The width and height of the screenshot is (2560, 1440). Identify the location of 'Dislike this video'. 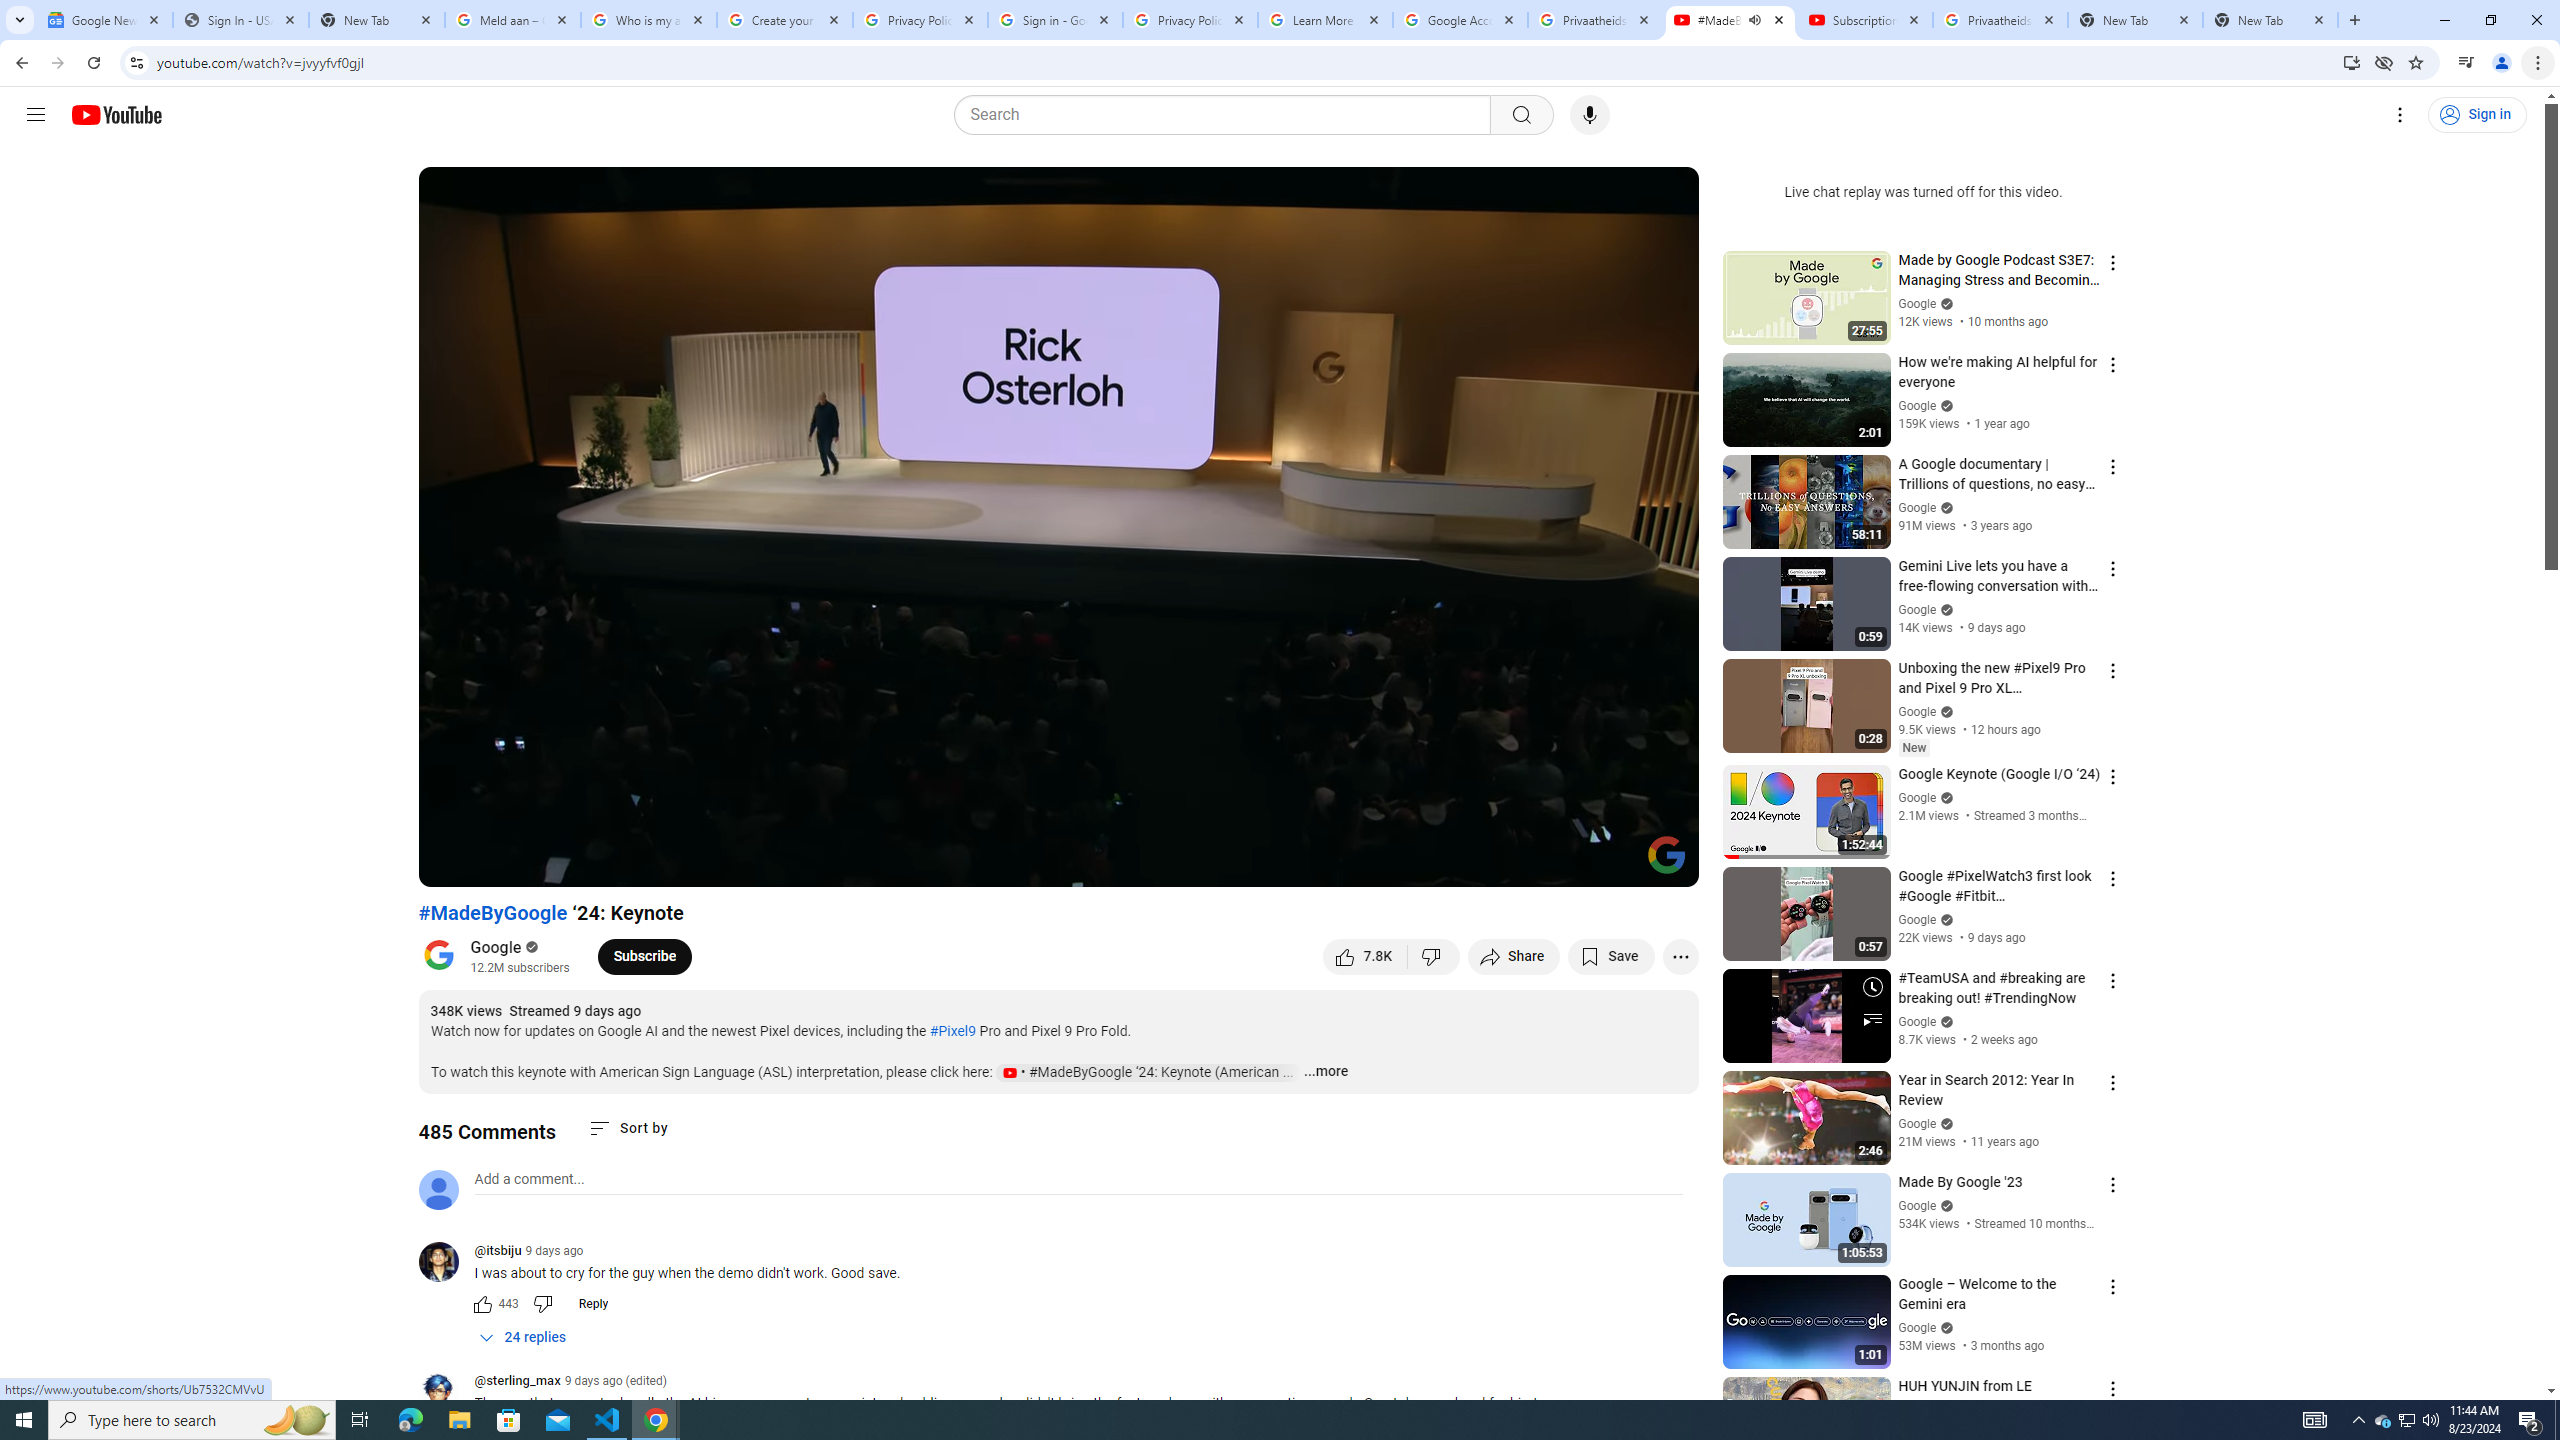
(1434, 955).